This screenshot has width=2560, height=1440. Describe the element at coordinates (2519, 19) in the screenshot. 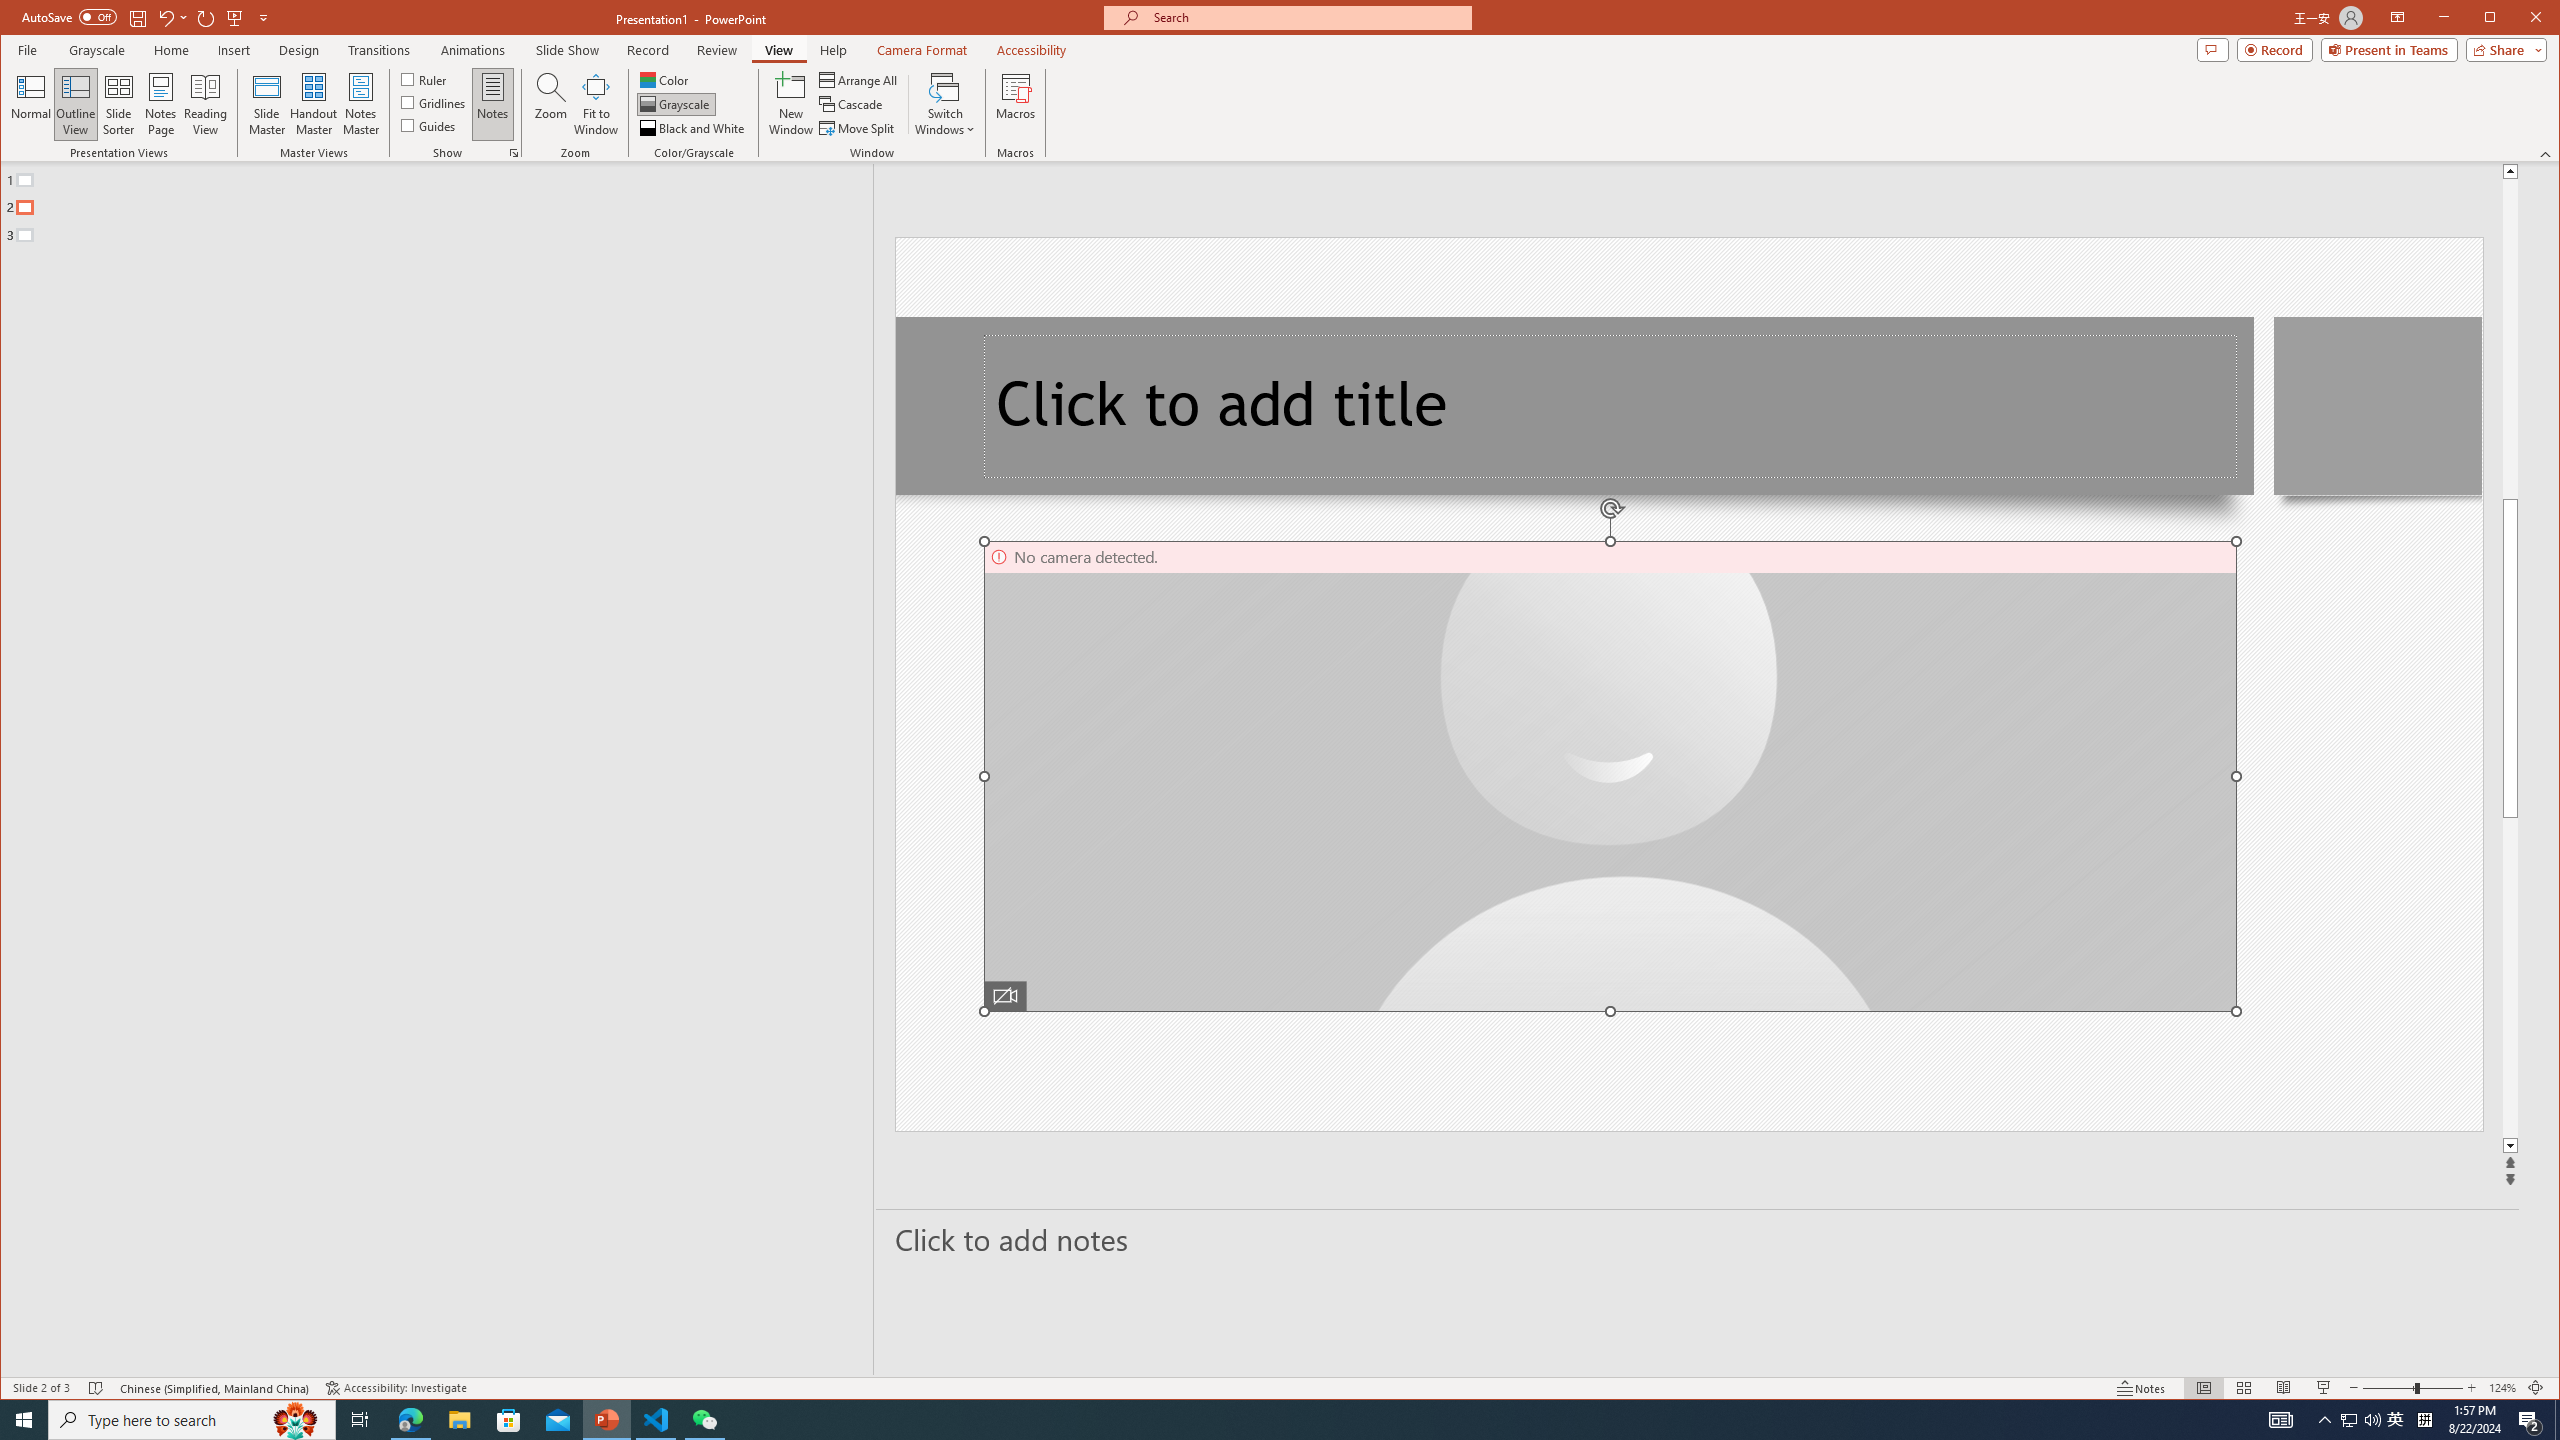

I see `'Maximize'` at that location.